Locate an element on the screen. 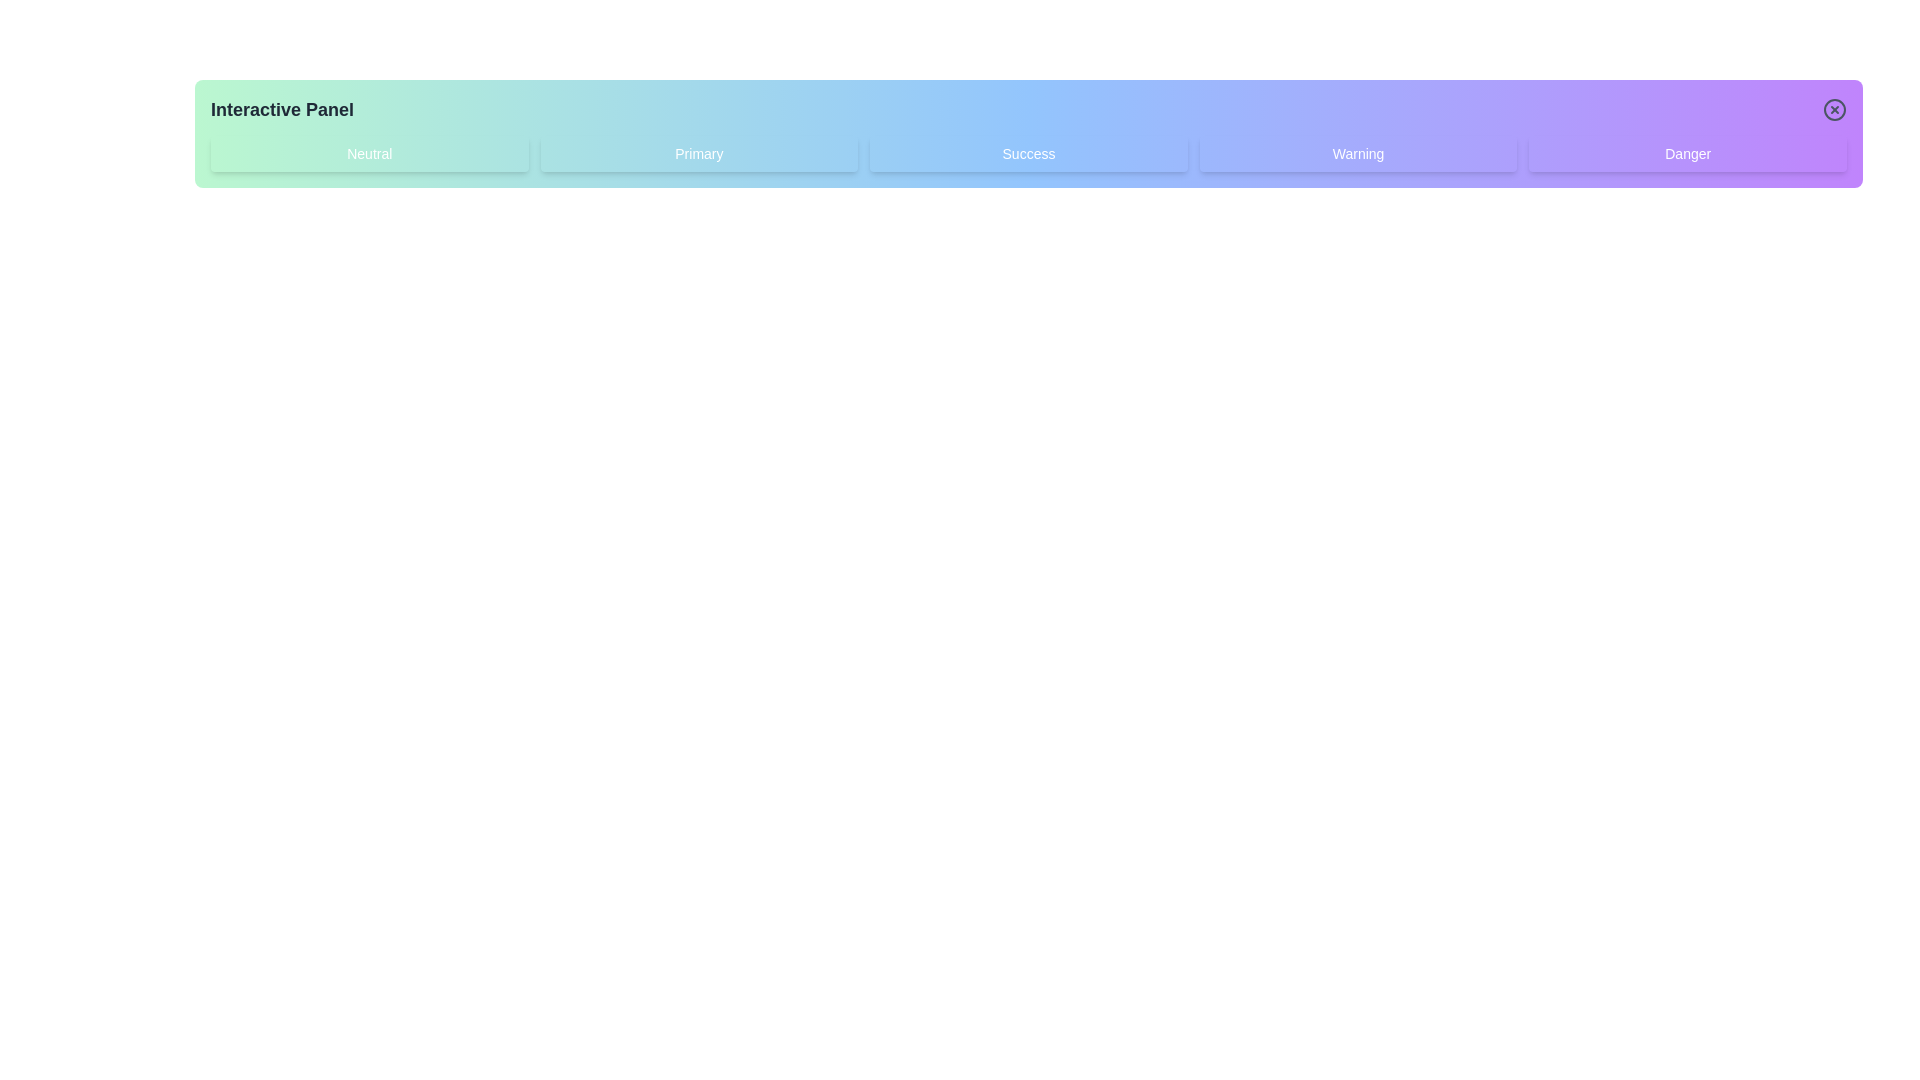 The height and width of the screenshot is (1080, 1920). the 'Danger' button, the fifth button in a horizontal sequence is located at coordinates (1687, 153).